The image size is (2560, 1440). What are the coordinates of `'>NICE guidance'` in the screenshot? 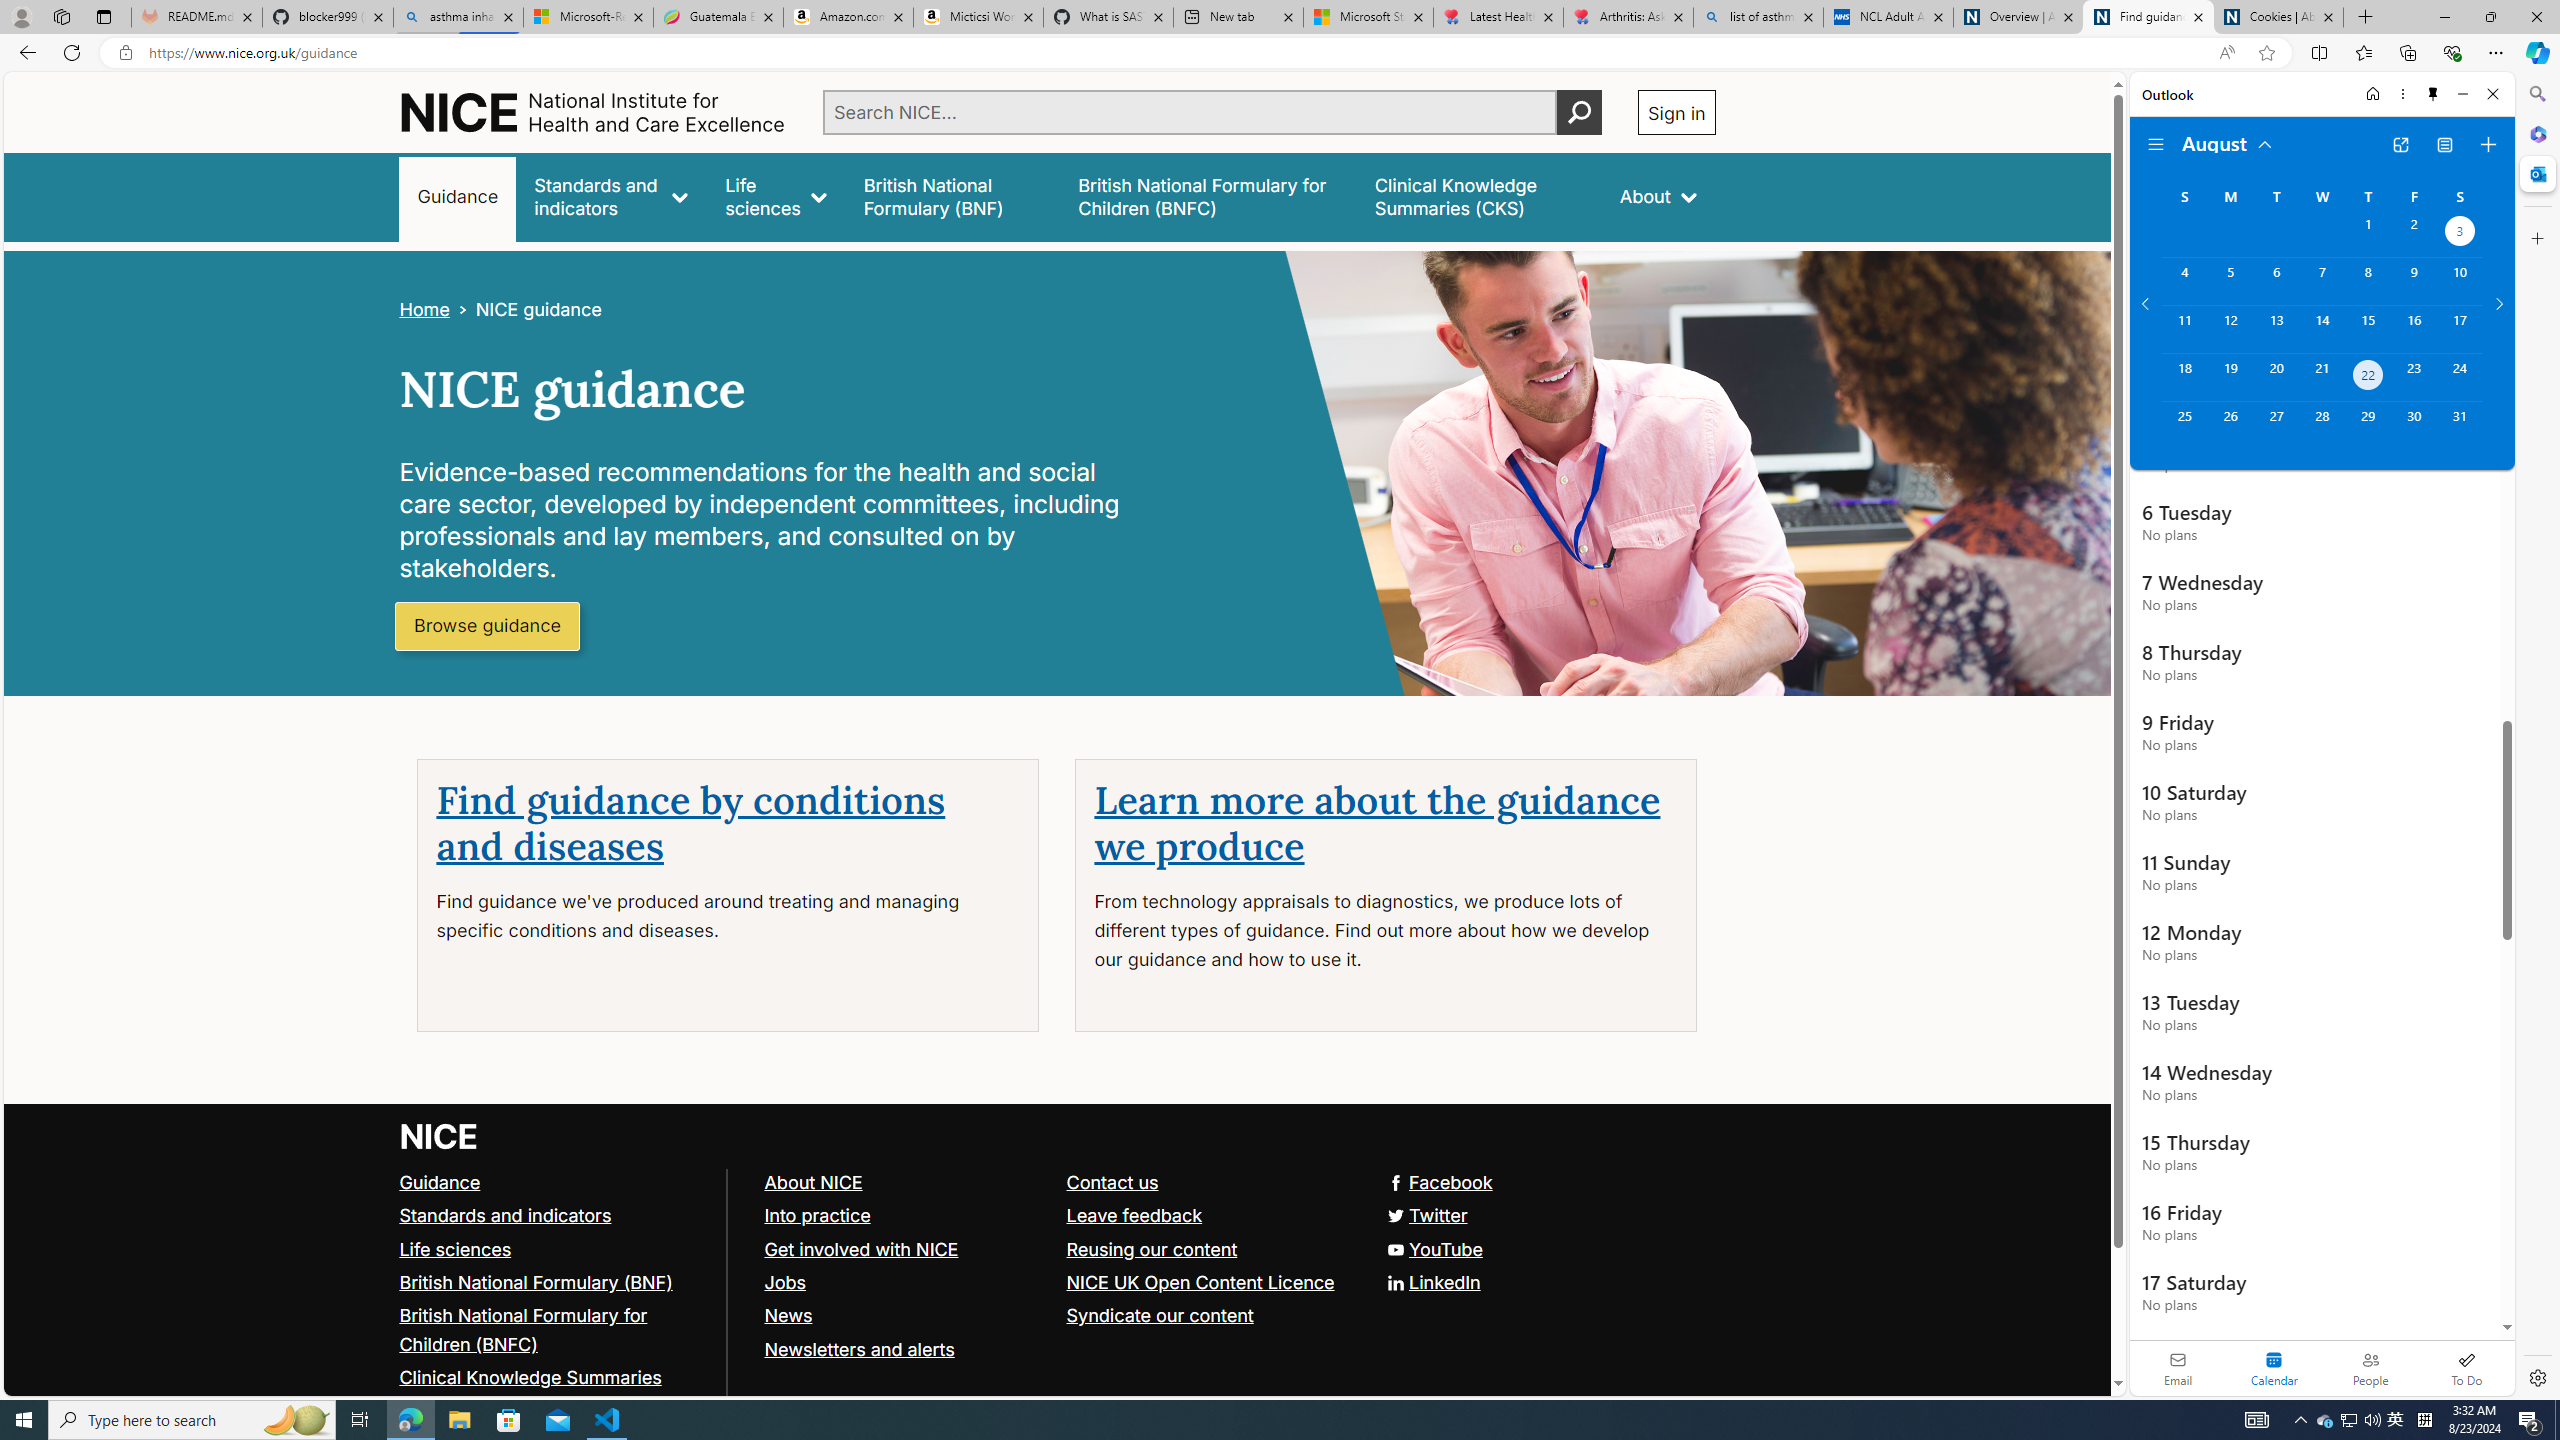 It's located at (523, 310).